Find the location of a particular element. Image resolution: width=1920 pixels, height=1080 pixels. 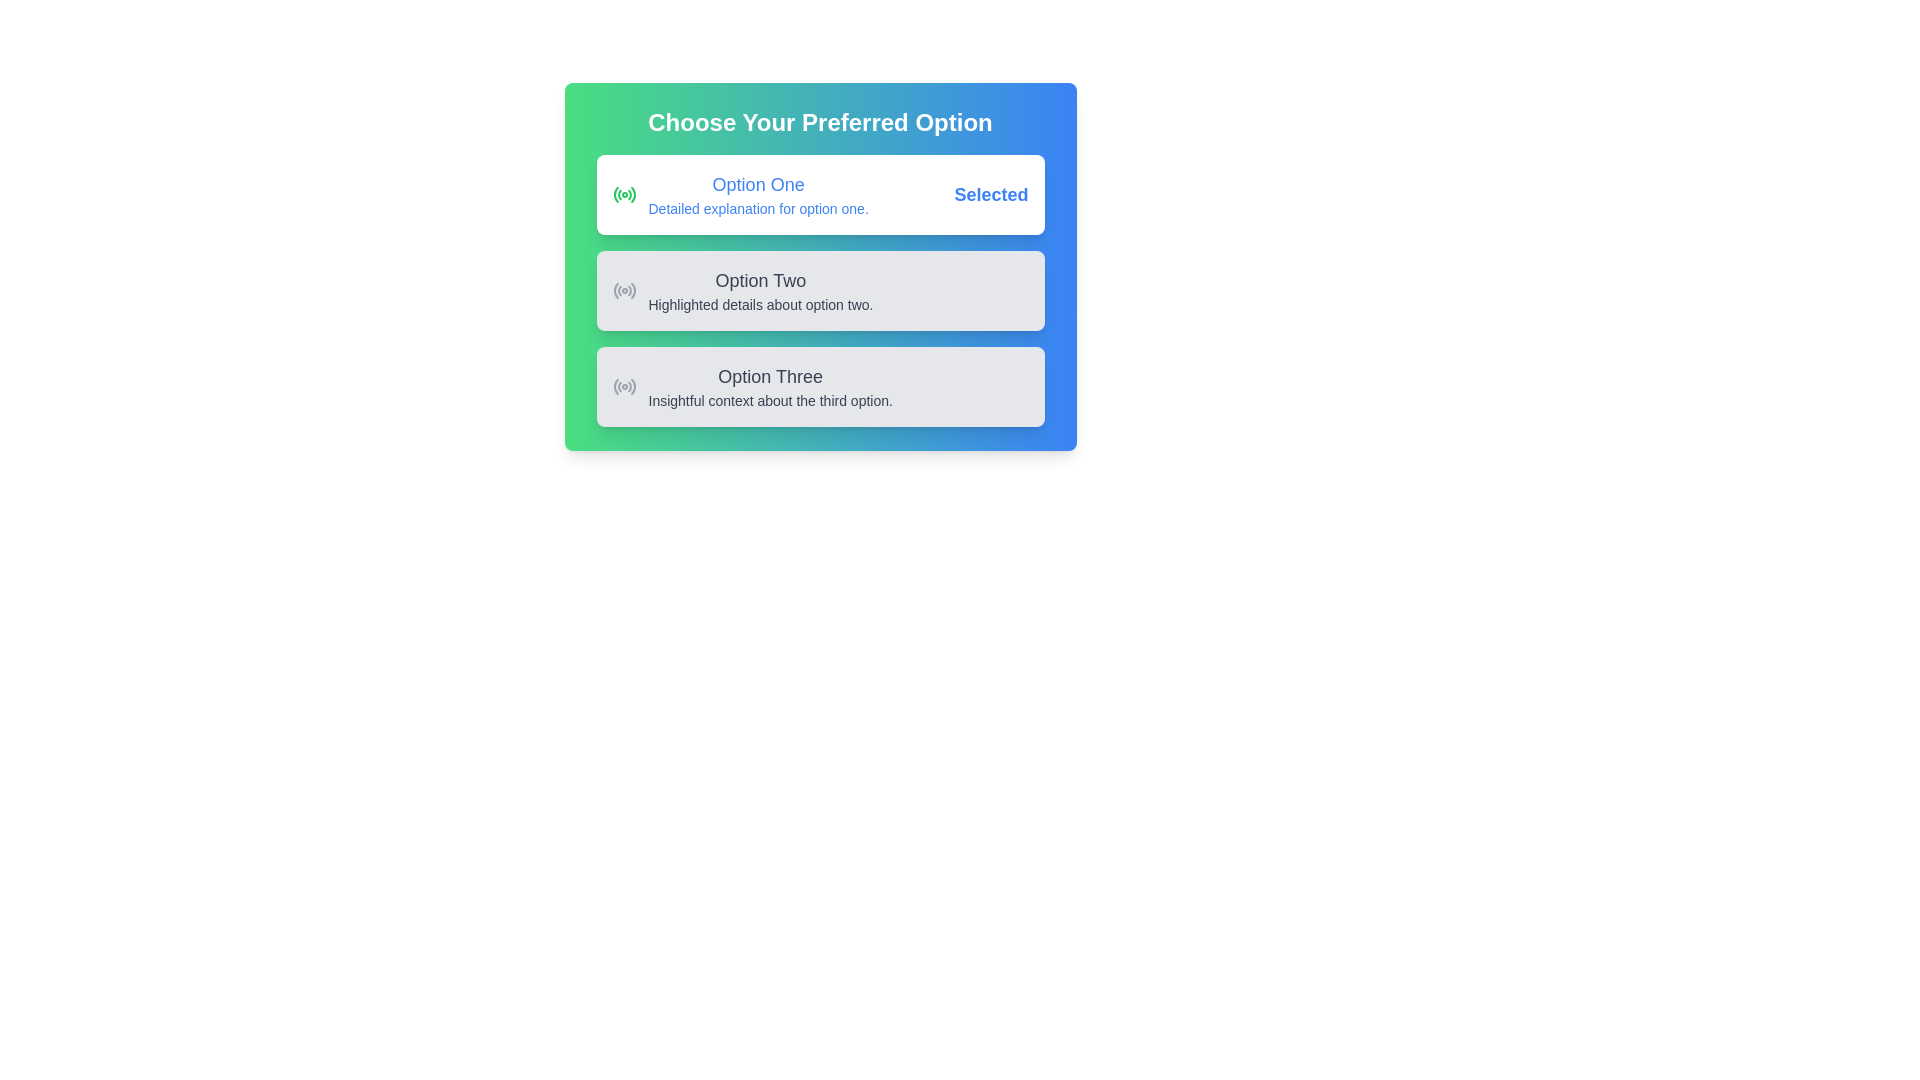

the first selectable option in the grouped text display component is located at coordinates (757, 195).